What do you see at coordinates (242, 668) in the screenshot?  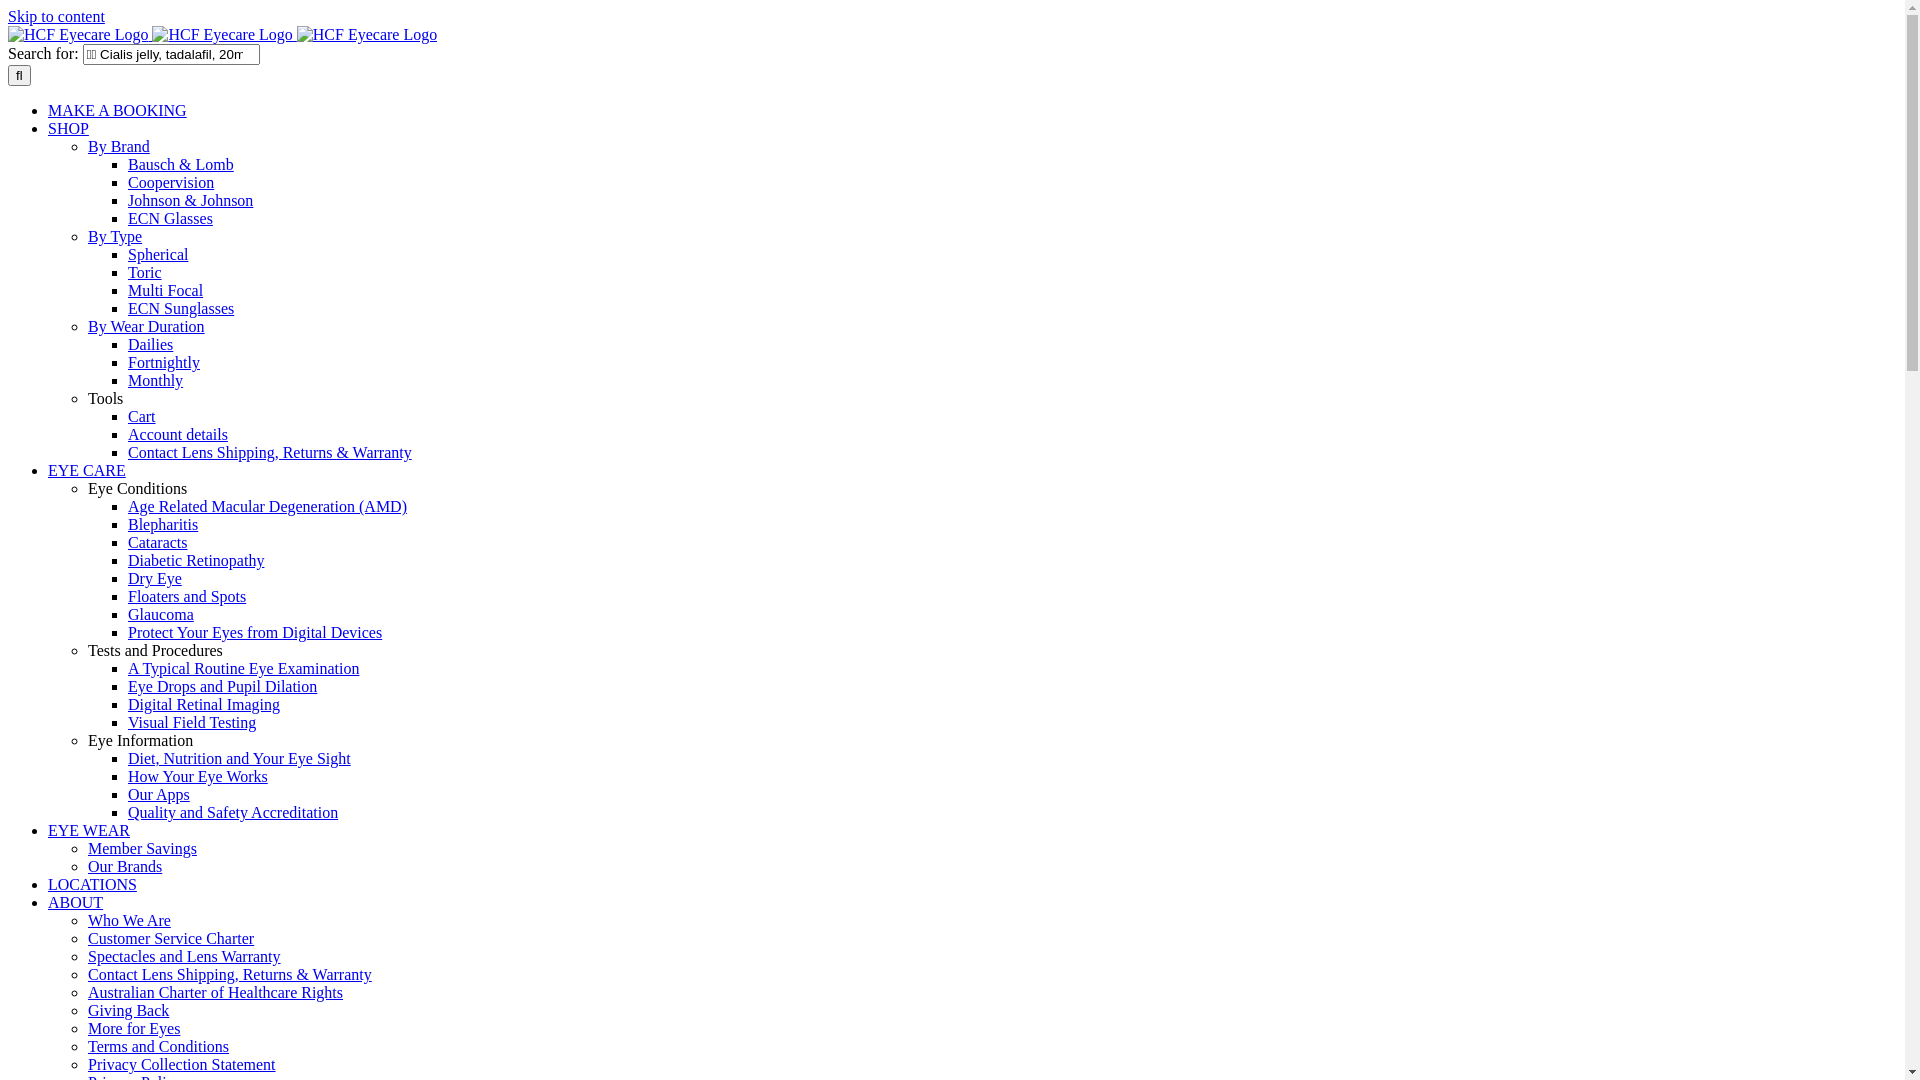 I see `'A Typical Routine Eye Examination'` at bounding box center [242, 668].